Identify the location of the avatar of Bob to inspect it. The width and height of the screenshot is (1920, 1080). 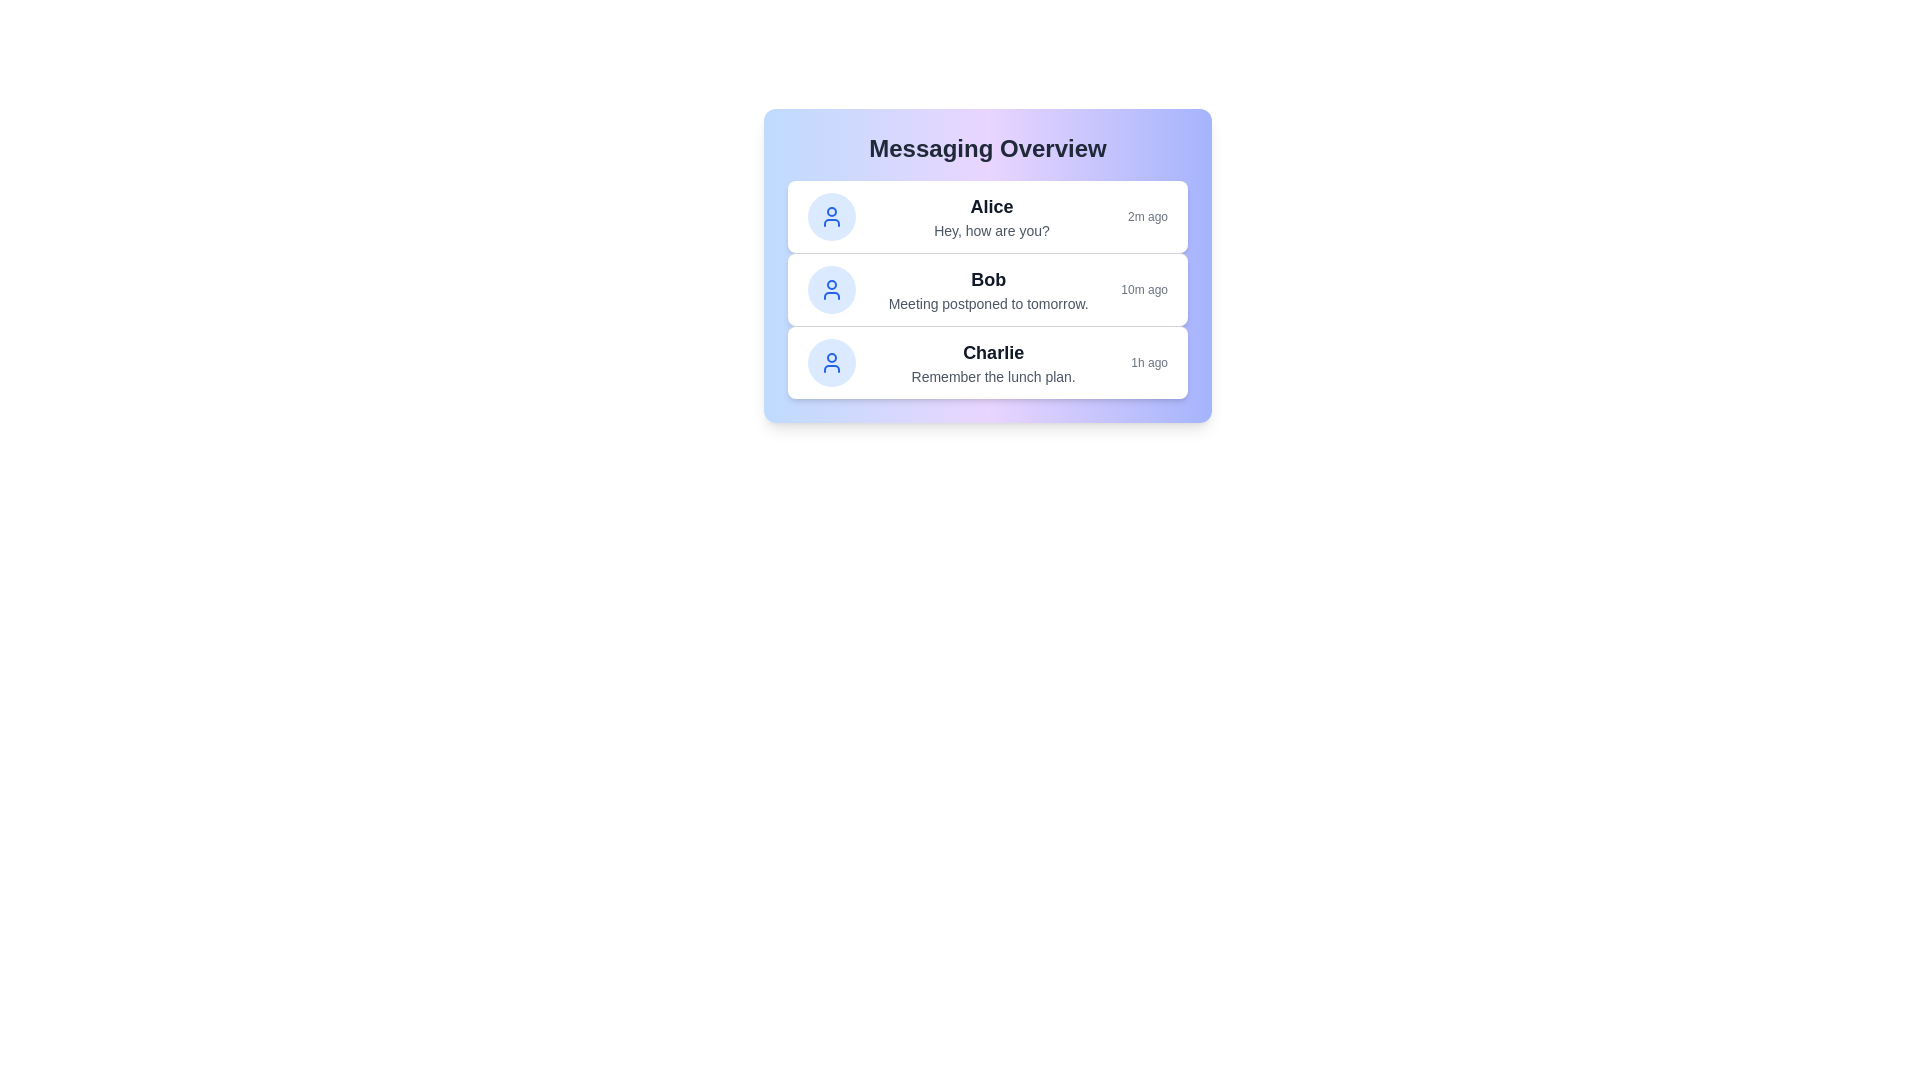
(831, 289).